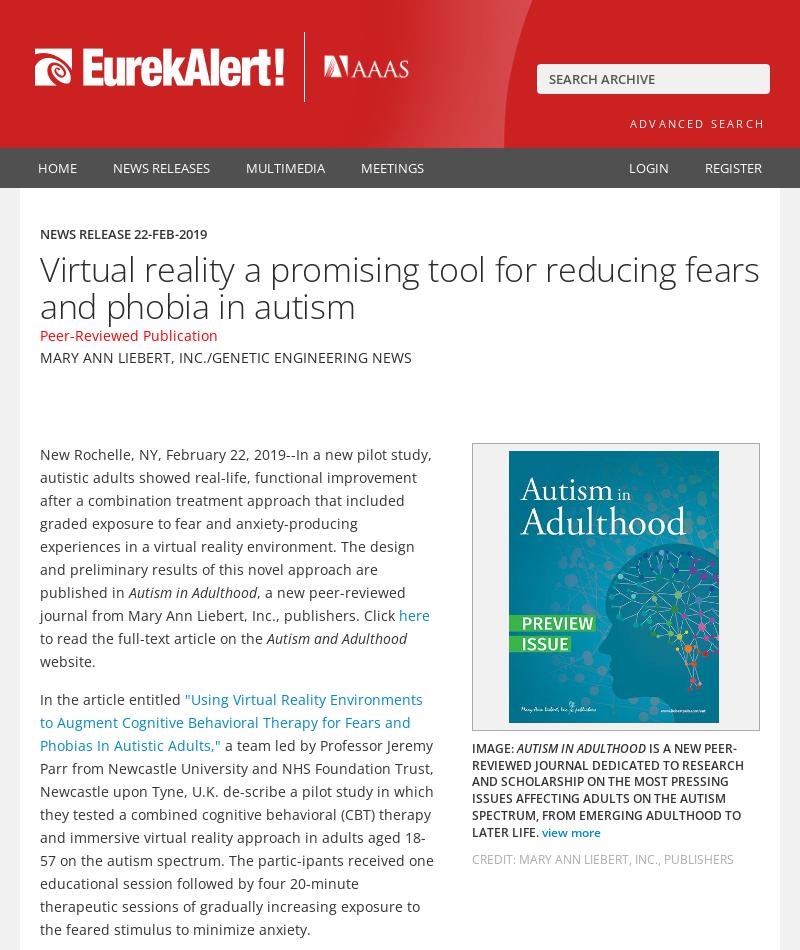  I want to click on '22-Feb-2019', so click(134, 234).